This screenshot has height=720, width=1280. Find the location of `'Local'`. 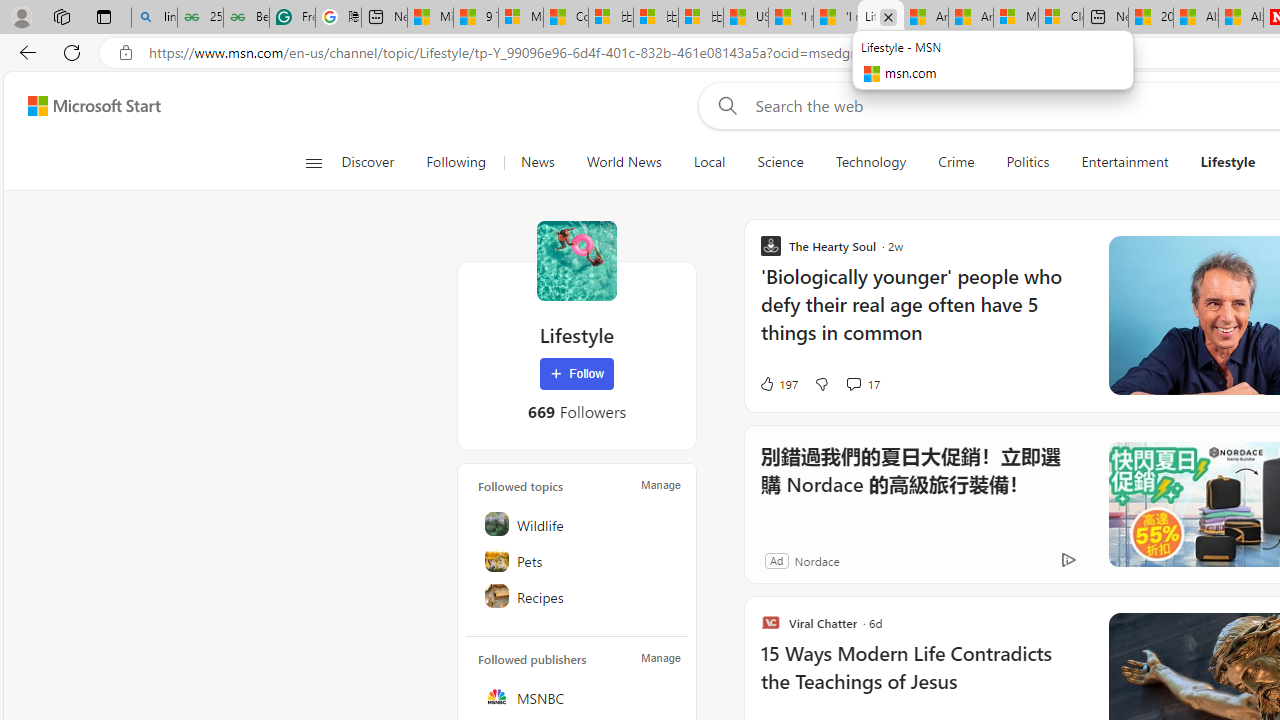

'Local' is located at coordinates (709, 162).